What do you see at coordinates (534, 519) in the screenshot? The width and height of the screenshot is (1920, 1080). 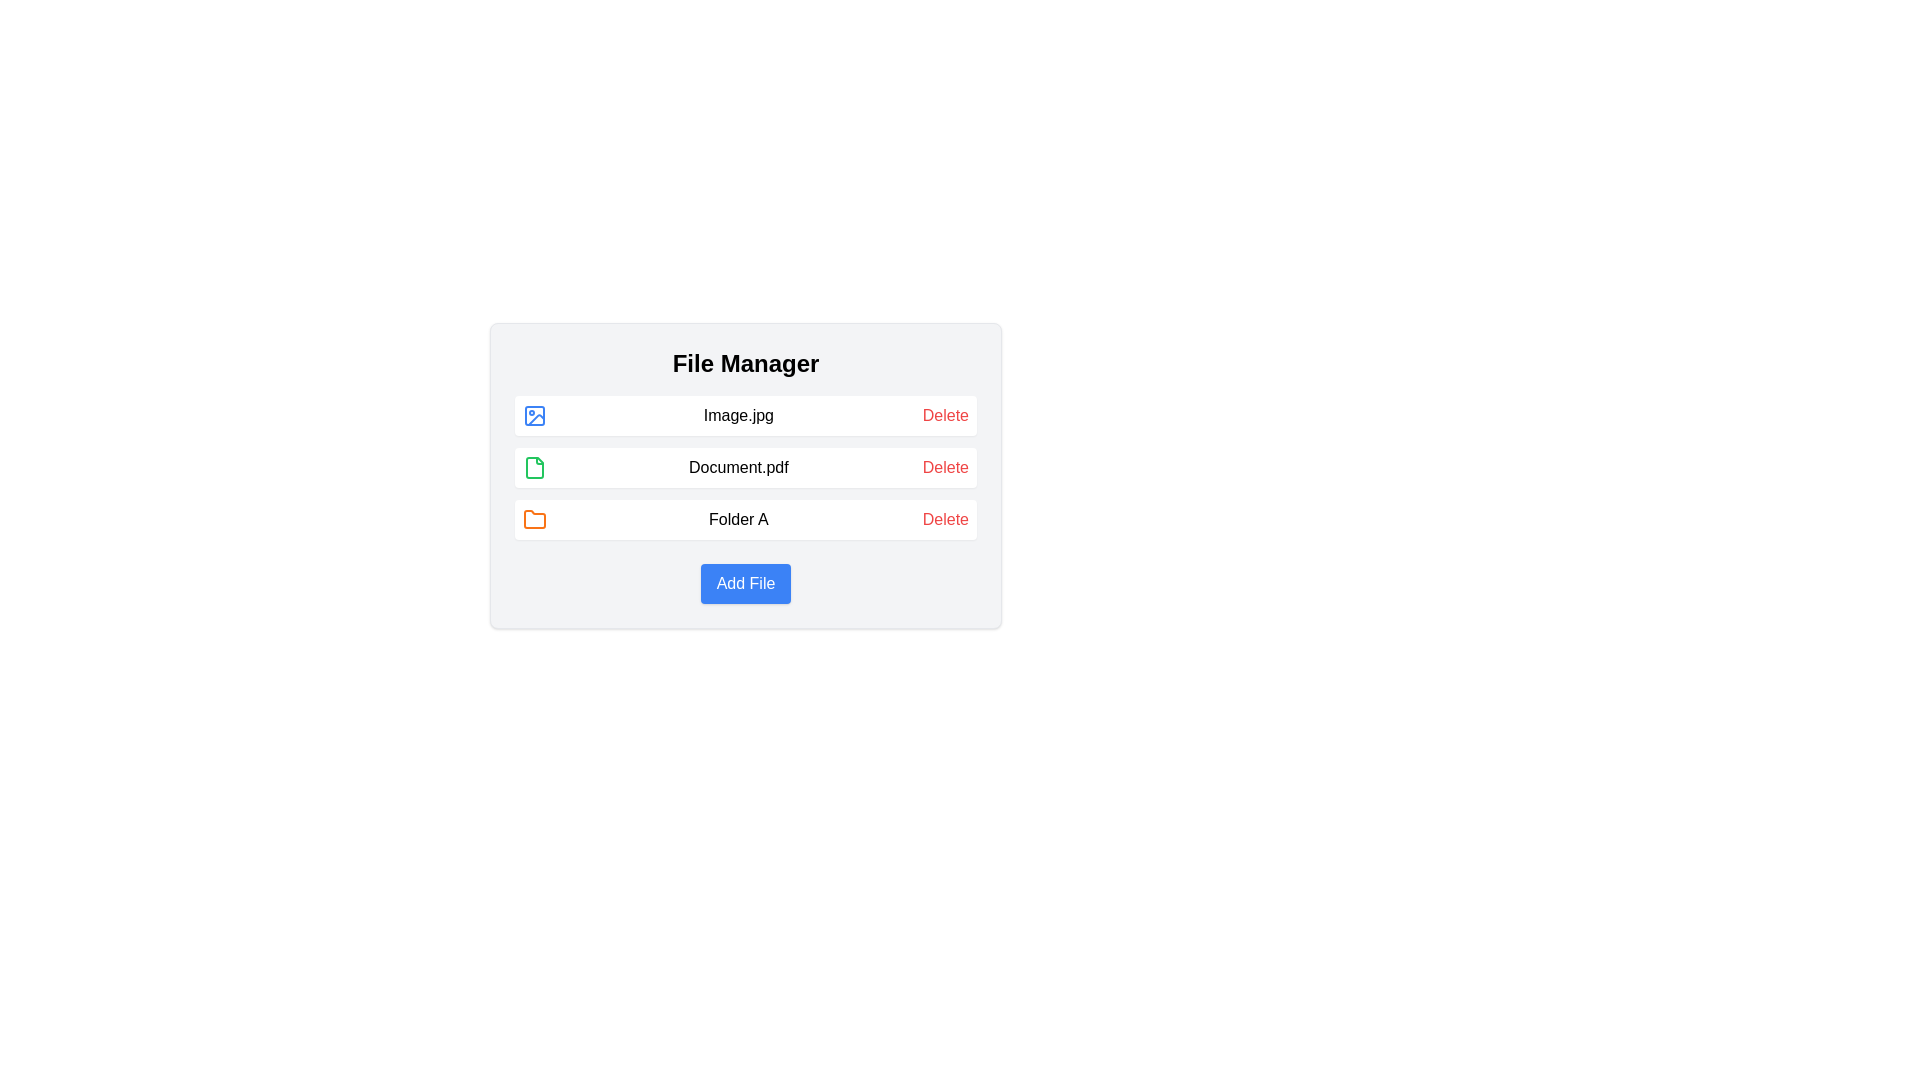 I see `the orange folder icon located in front of the 'Folder A' label in the 'File Manager' interface` at bounding box center [534, 519].